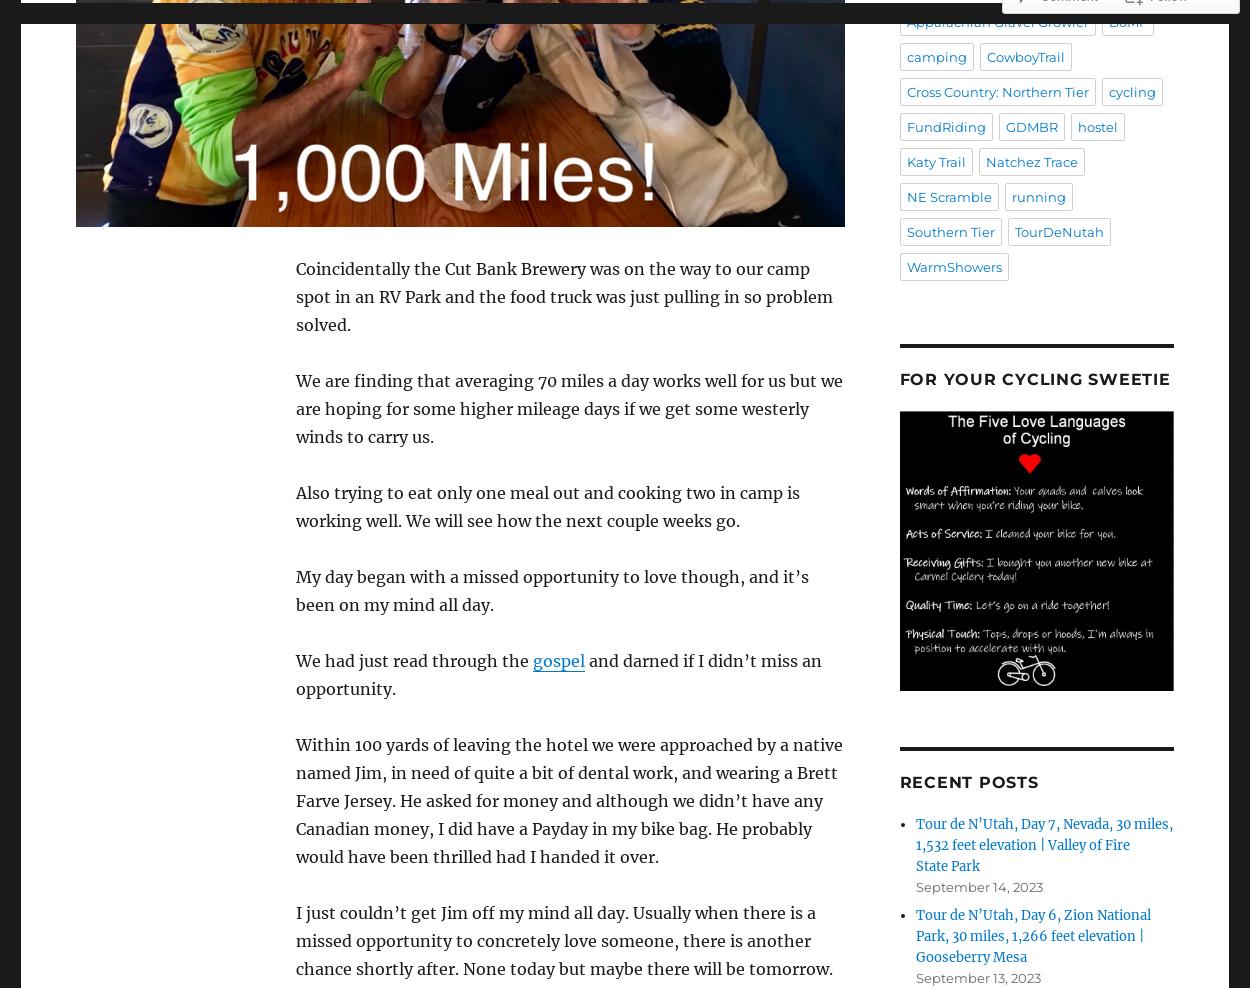 Image resolution: width=1250 pixels, height=988 pixels. I want to click on 'Natchez Trace', so click(1031, 161).